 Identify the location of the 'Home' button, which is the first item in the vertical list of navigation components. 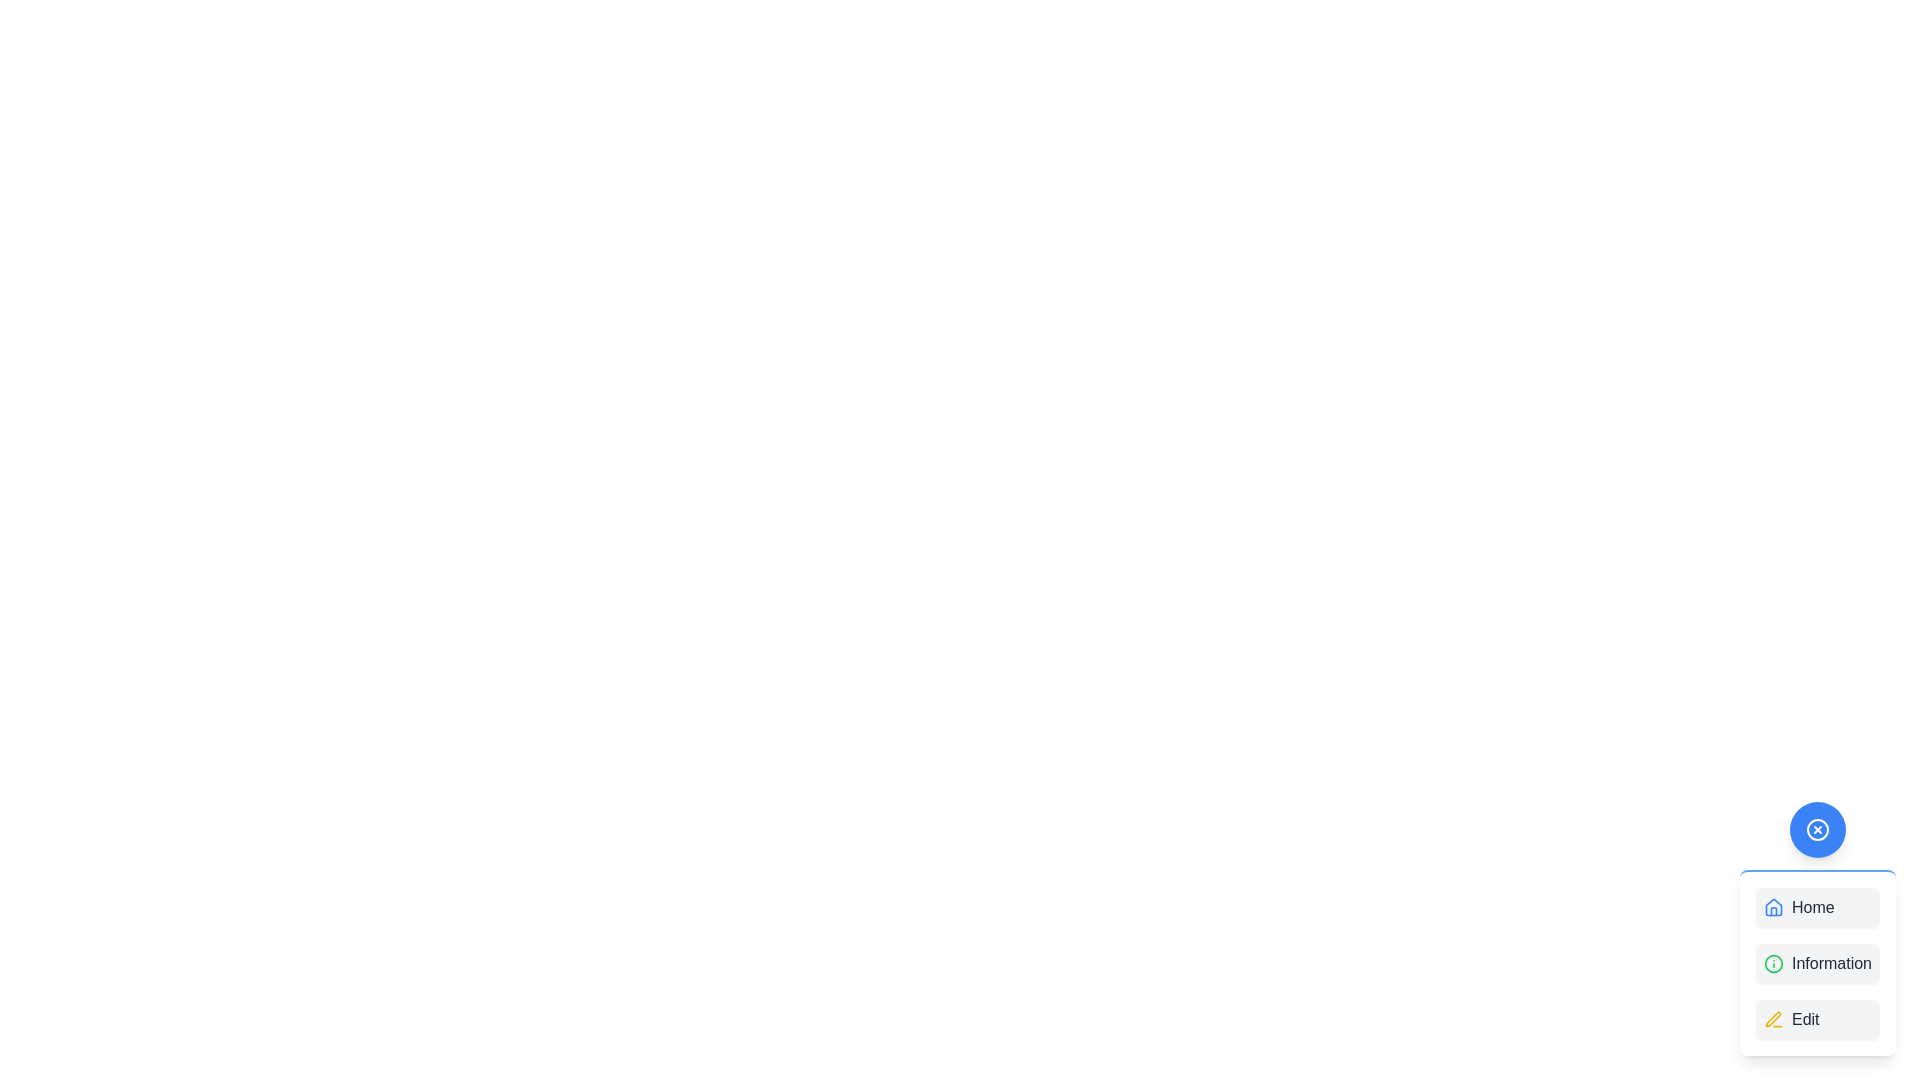
(1818, 907).